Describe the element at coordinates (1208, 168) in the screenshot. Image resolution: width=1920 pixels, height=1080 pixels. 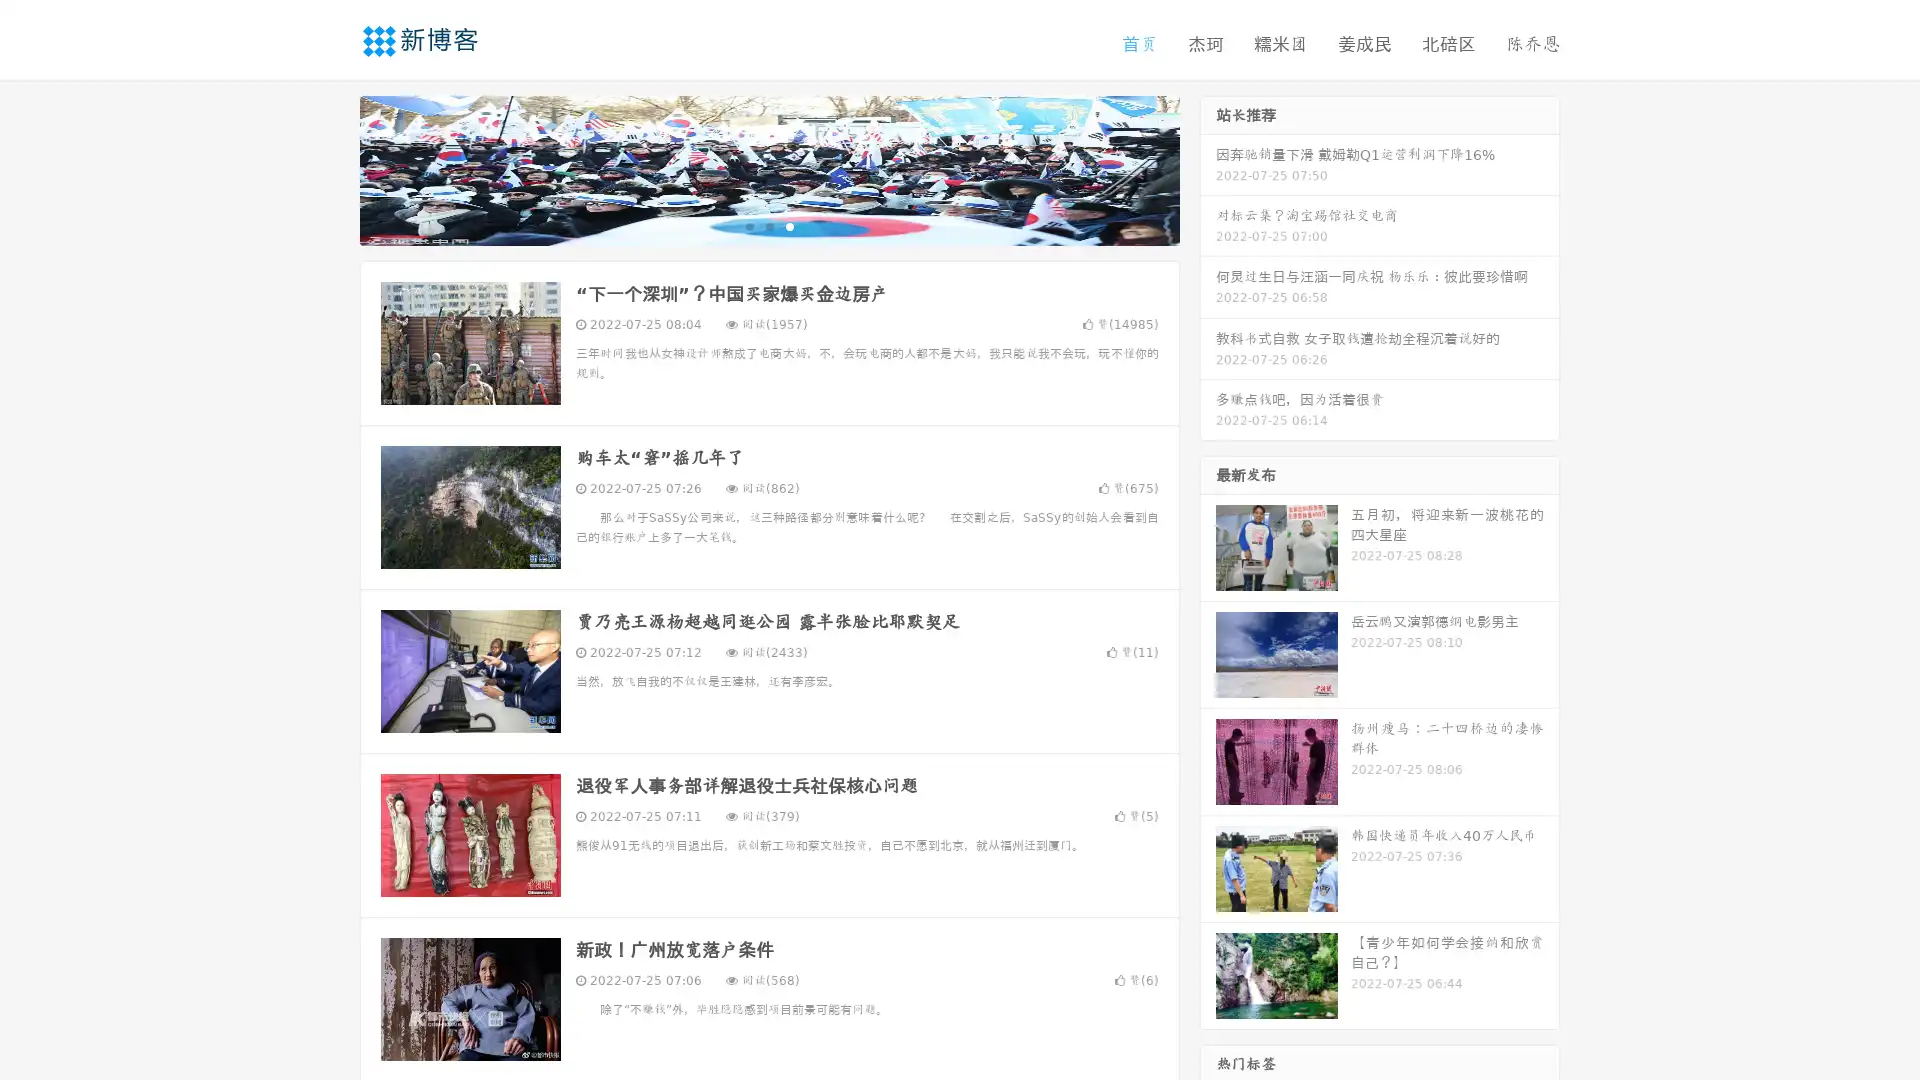
I see `Next slide` at that location.